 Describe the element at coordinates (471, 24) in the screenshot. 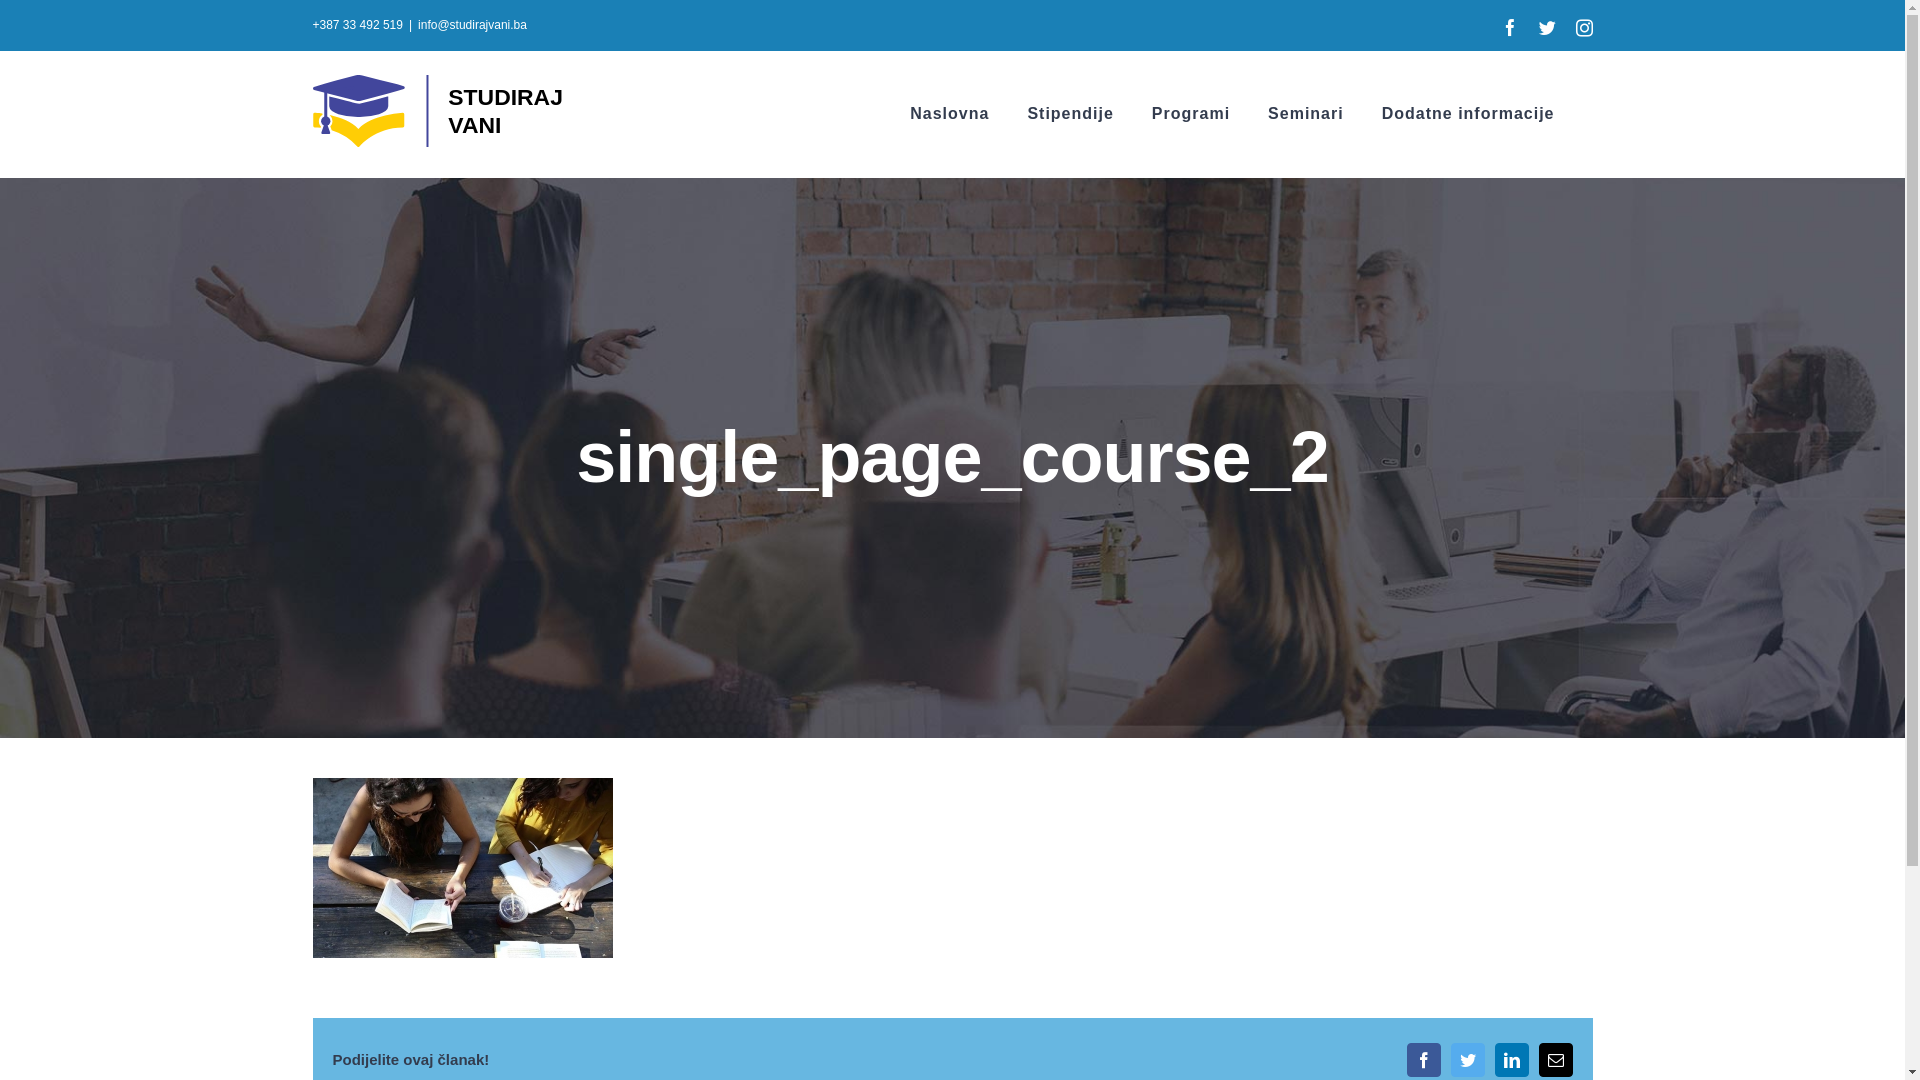

I see `'info@studirajvani.ba'` at that location.